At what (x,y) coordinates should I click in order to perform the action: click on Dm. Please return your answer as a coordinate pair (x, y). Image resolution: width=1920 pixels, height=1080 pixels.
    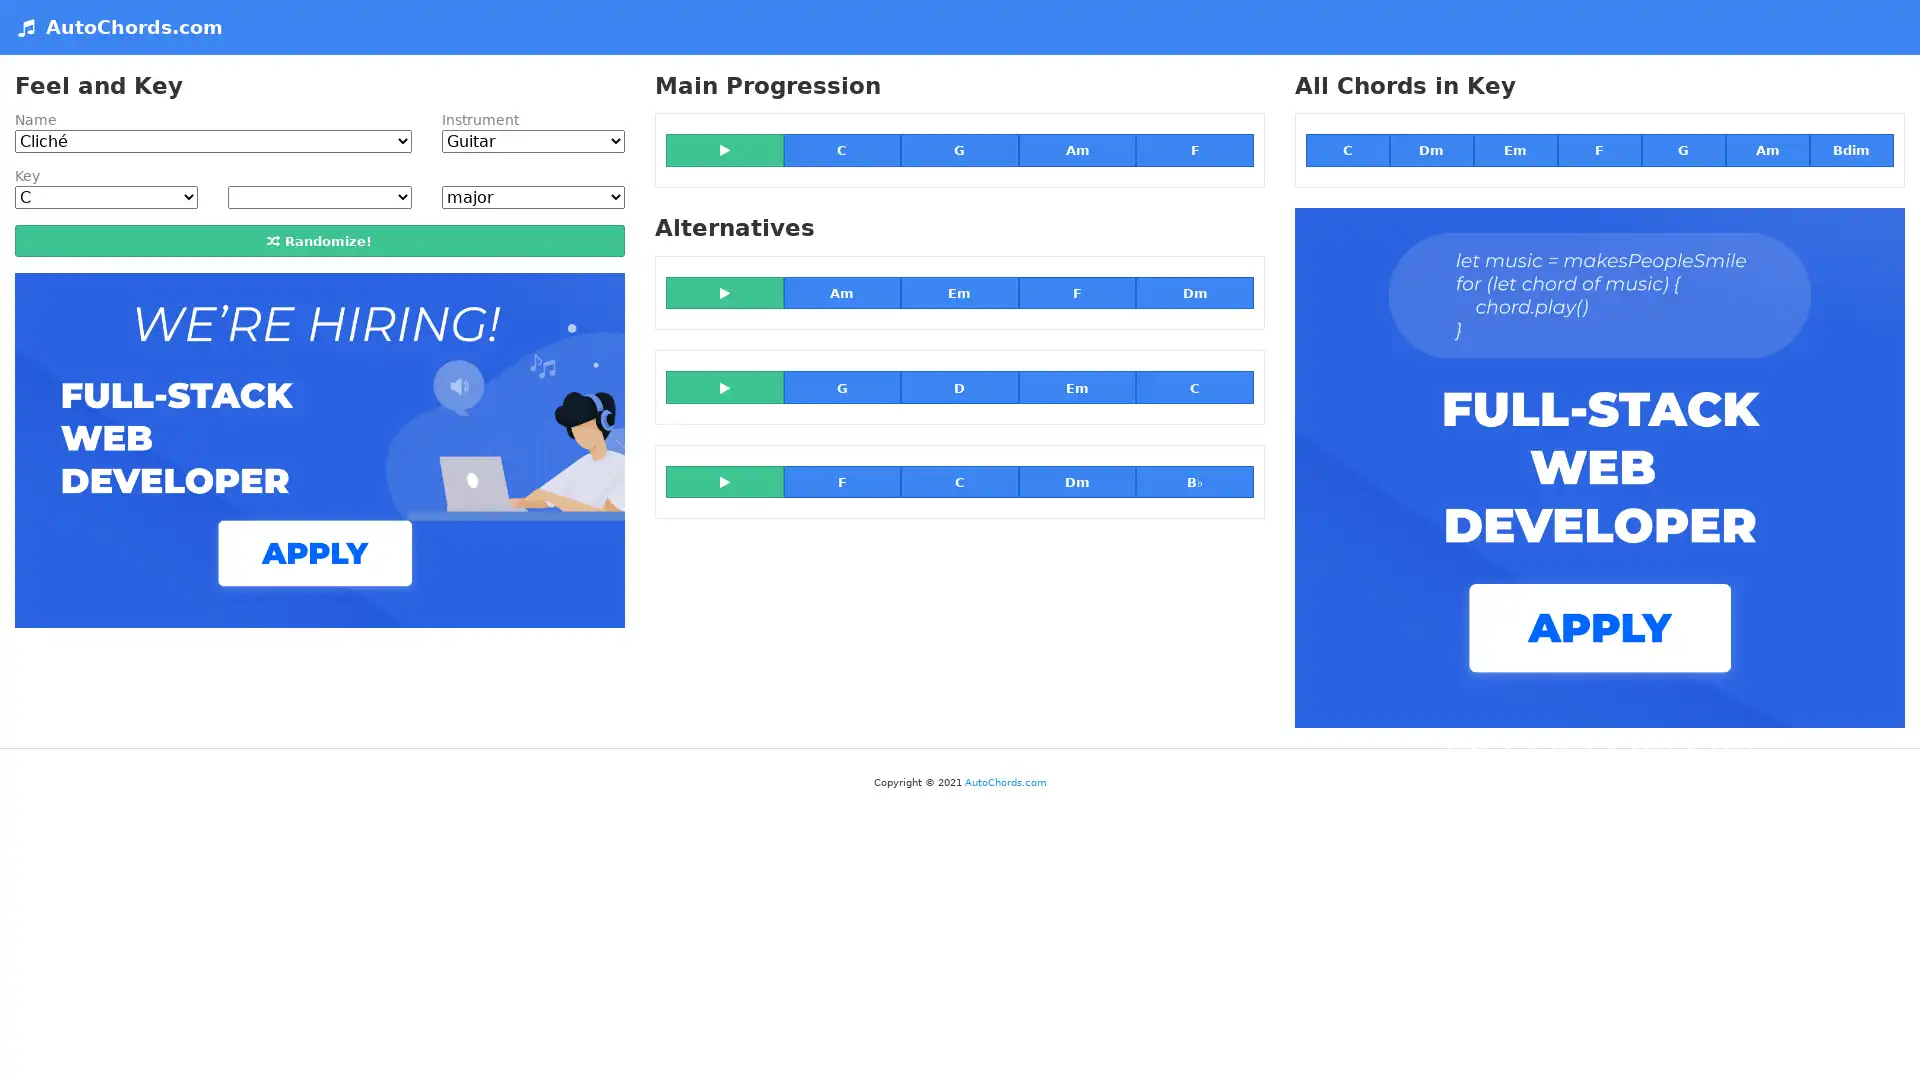
    Looking at the image, I should click on (1075, 481).